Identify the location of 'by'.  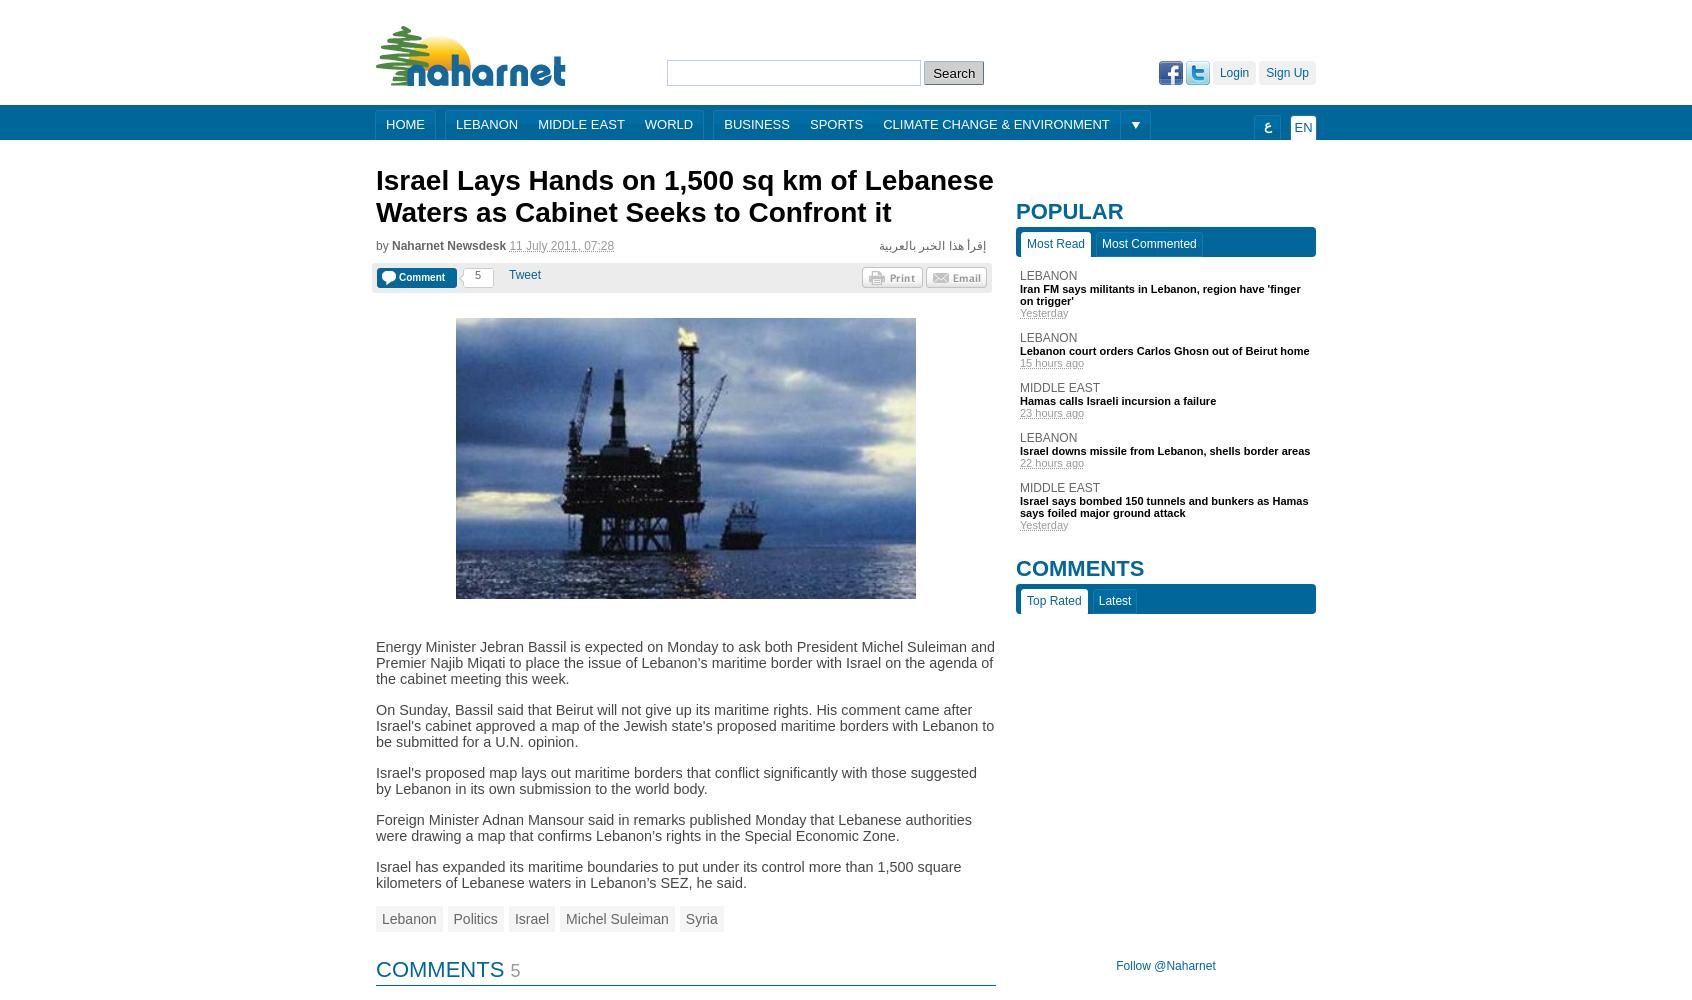
(375, 245).